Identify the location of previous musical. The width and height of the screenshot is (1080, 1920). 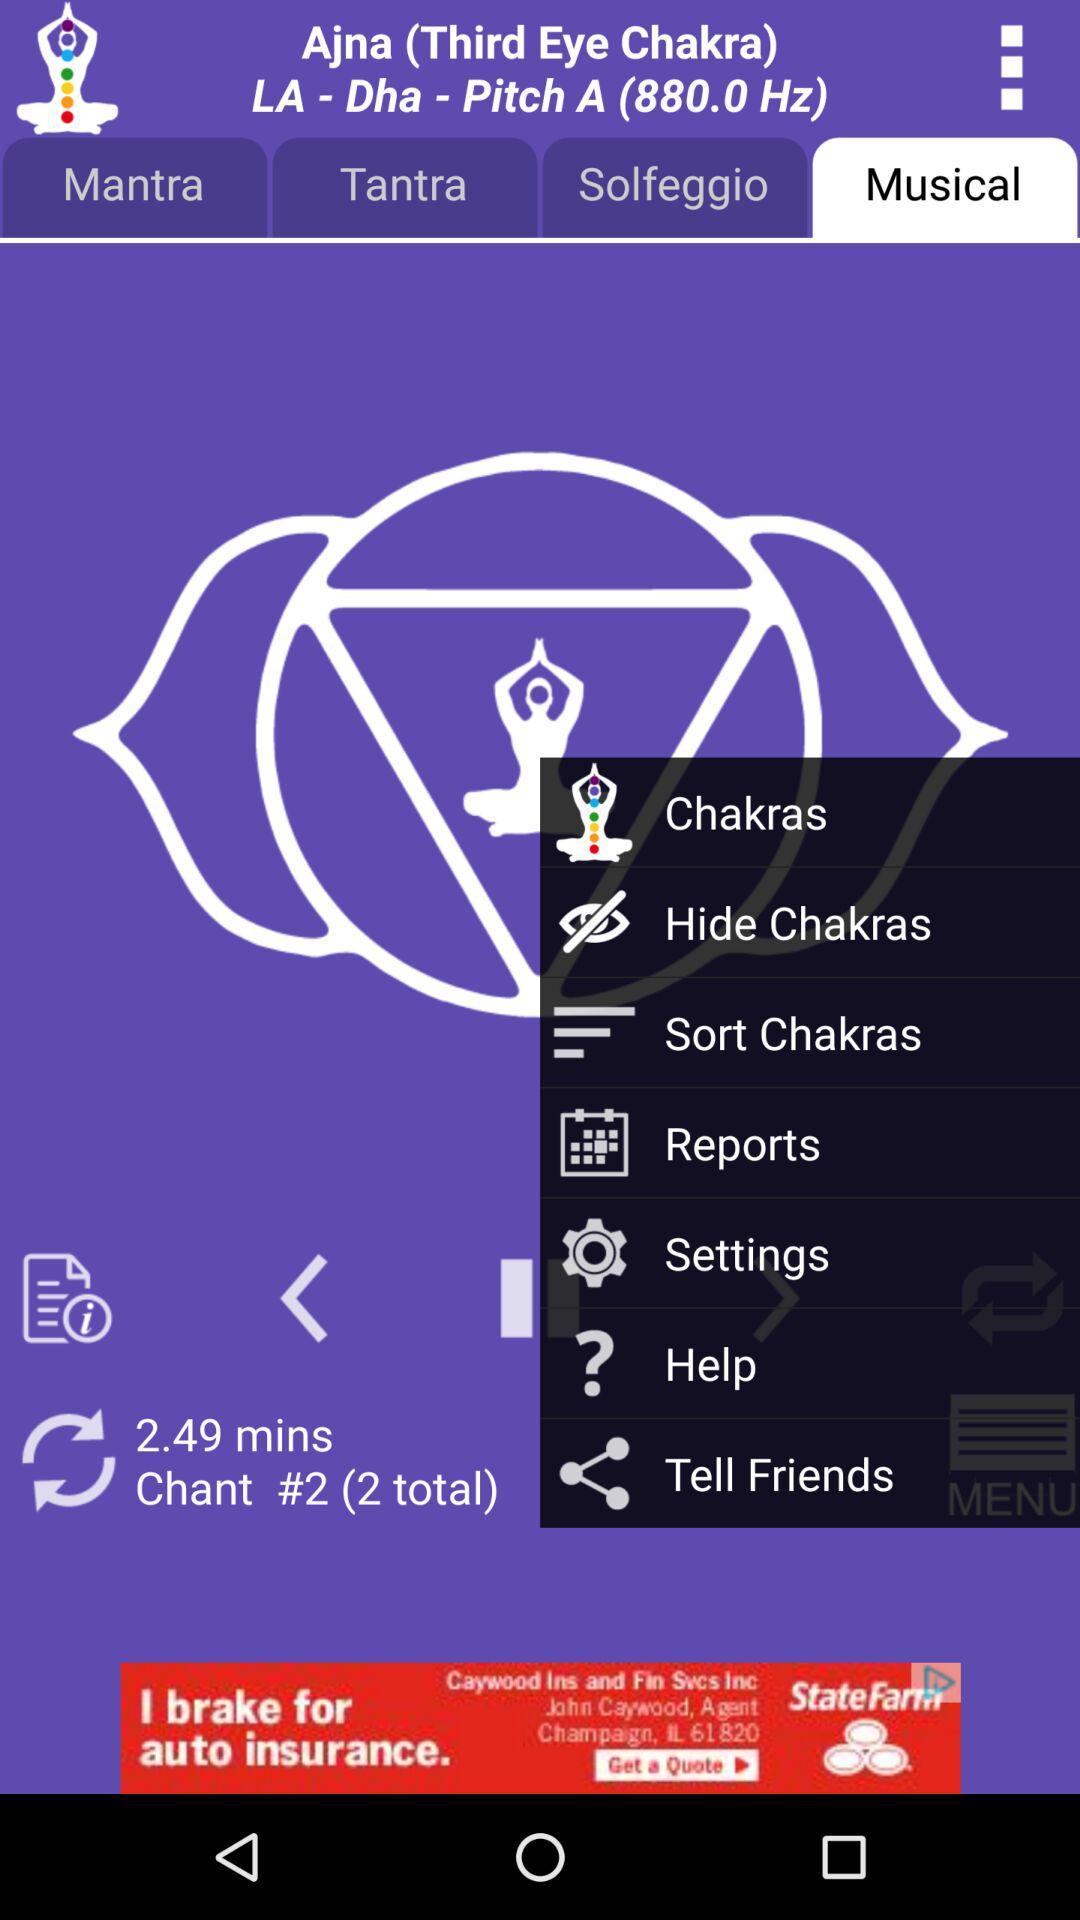
(303, 1298).